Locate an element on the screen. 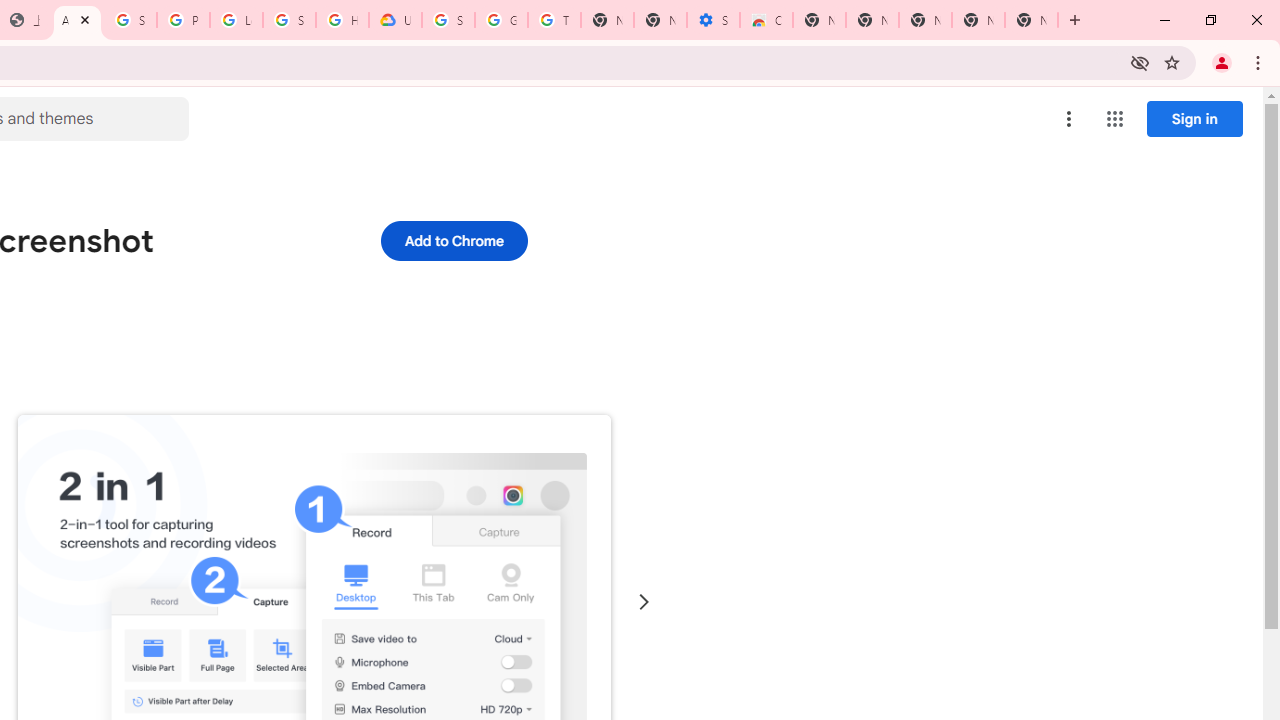 Image resolution: width=1280 pixels, height=720 pixels. 'More options menu' is located at coordinates (1068, 119).